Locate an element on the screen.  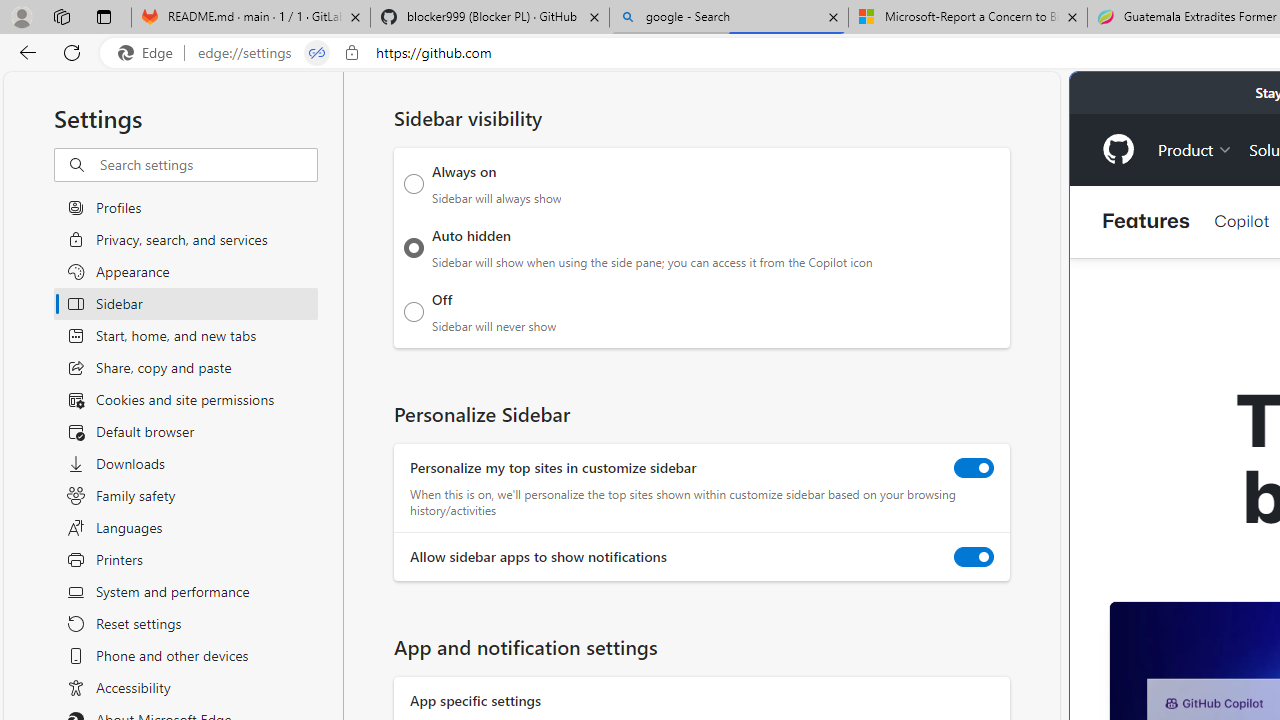
'Off Sidebar will never show' is located at coordinates (413, 311).